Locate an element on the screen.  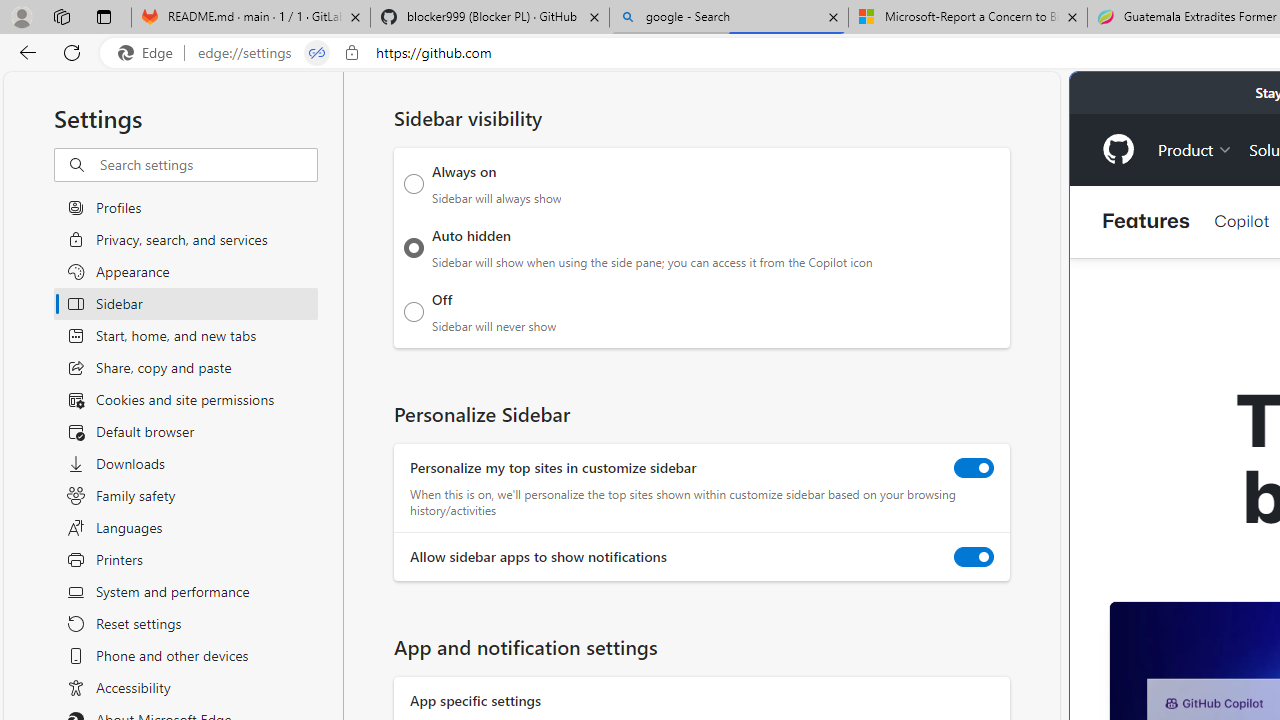
'Off Sidebar will never show' is located at coordinates (413, 311).